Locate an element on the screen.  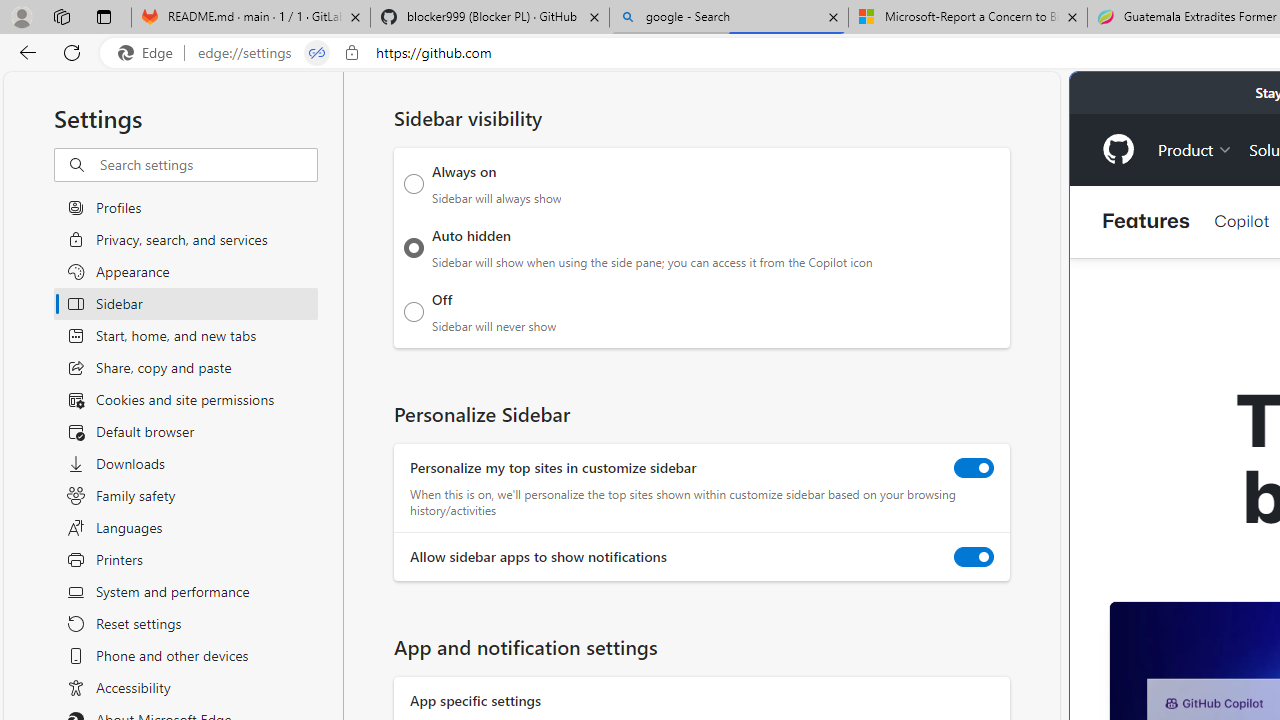
'Off Sidebar will never show' is located at coordinates (413, 311).